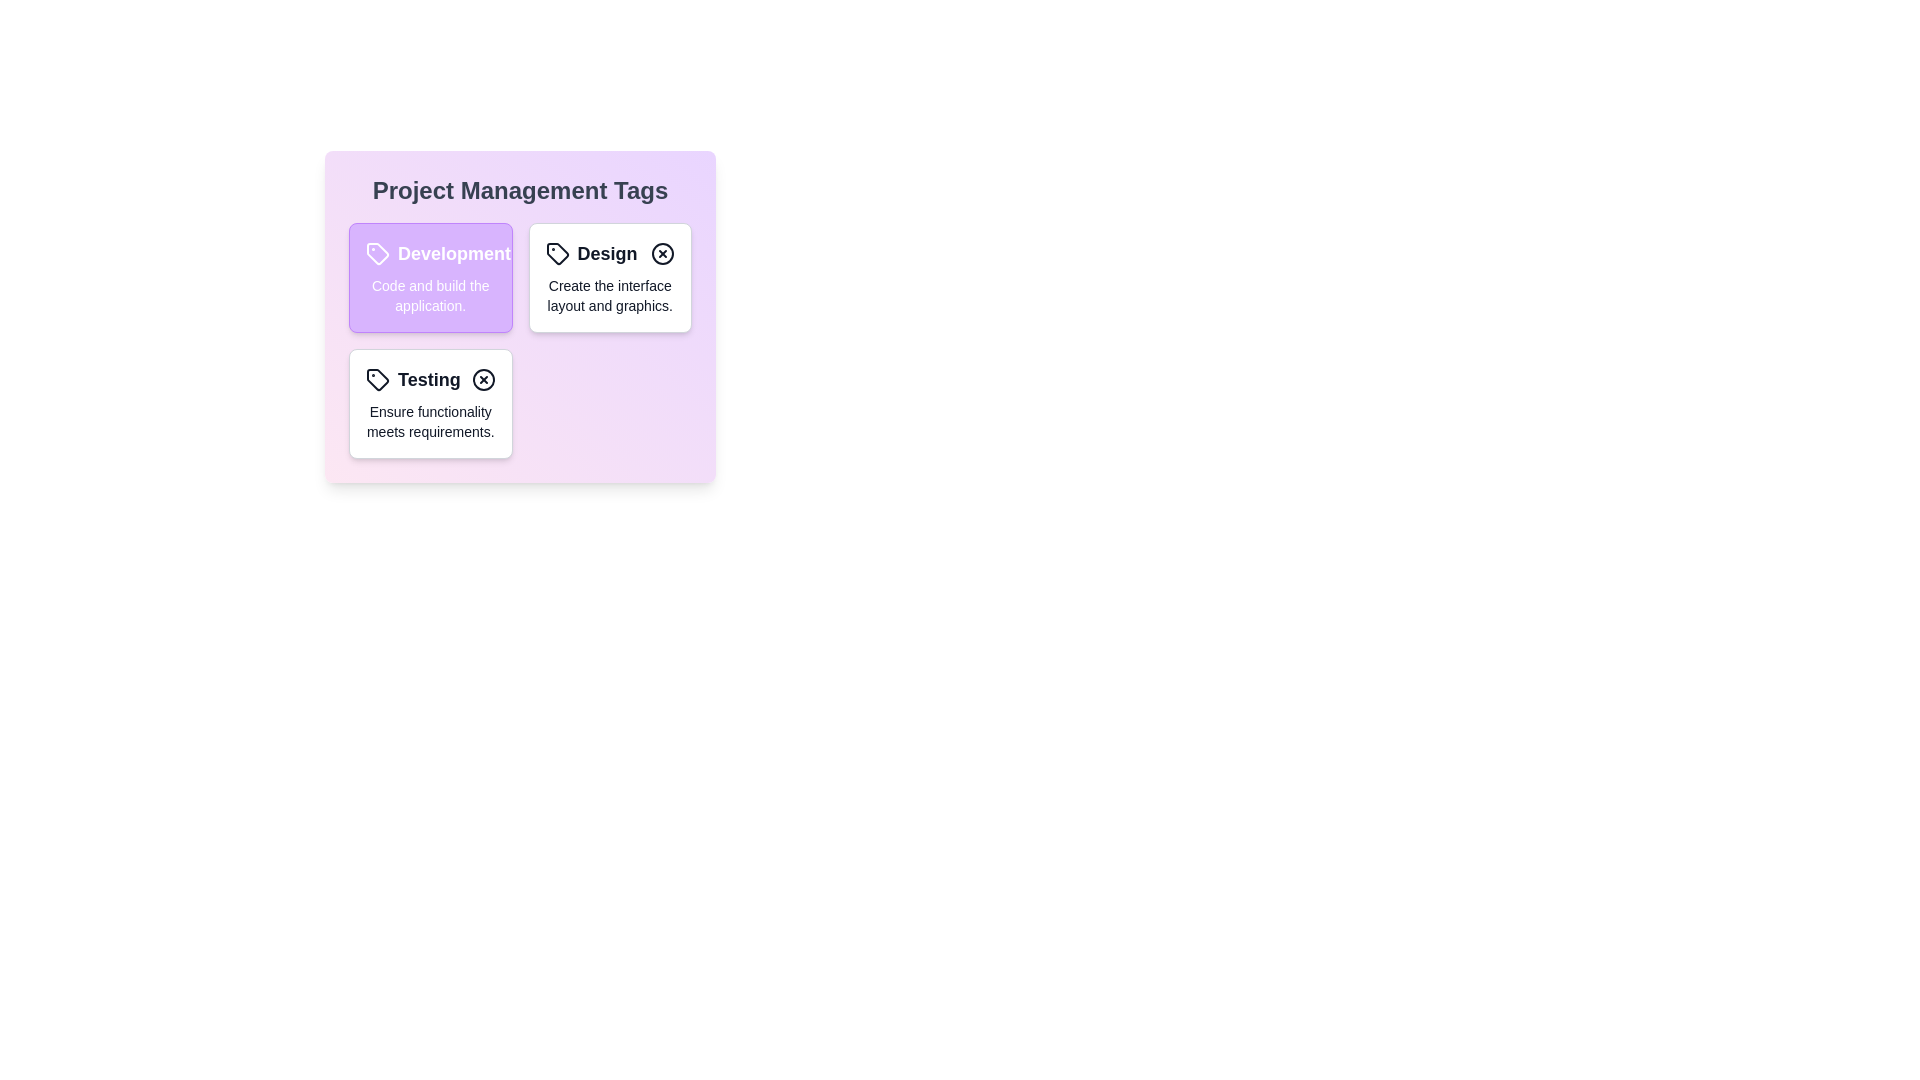 Image resolution: width=1920 pixels, height=1080 pixels. Describe the element at coordinates (609, 253) in the screenshot. I see `the tag with the title Design` at that location.